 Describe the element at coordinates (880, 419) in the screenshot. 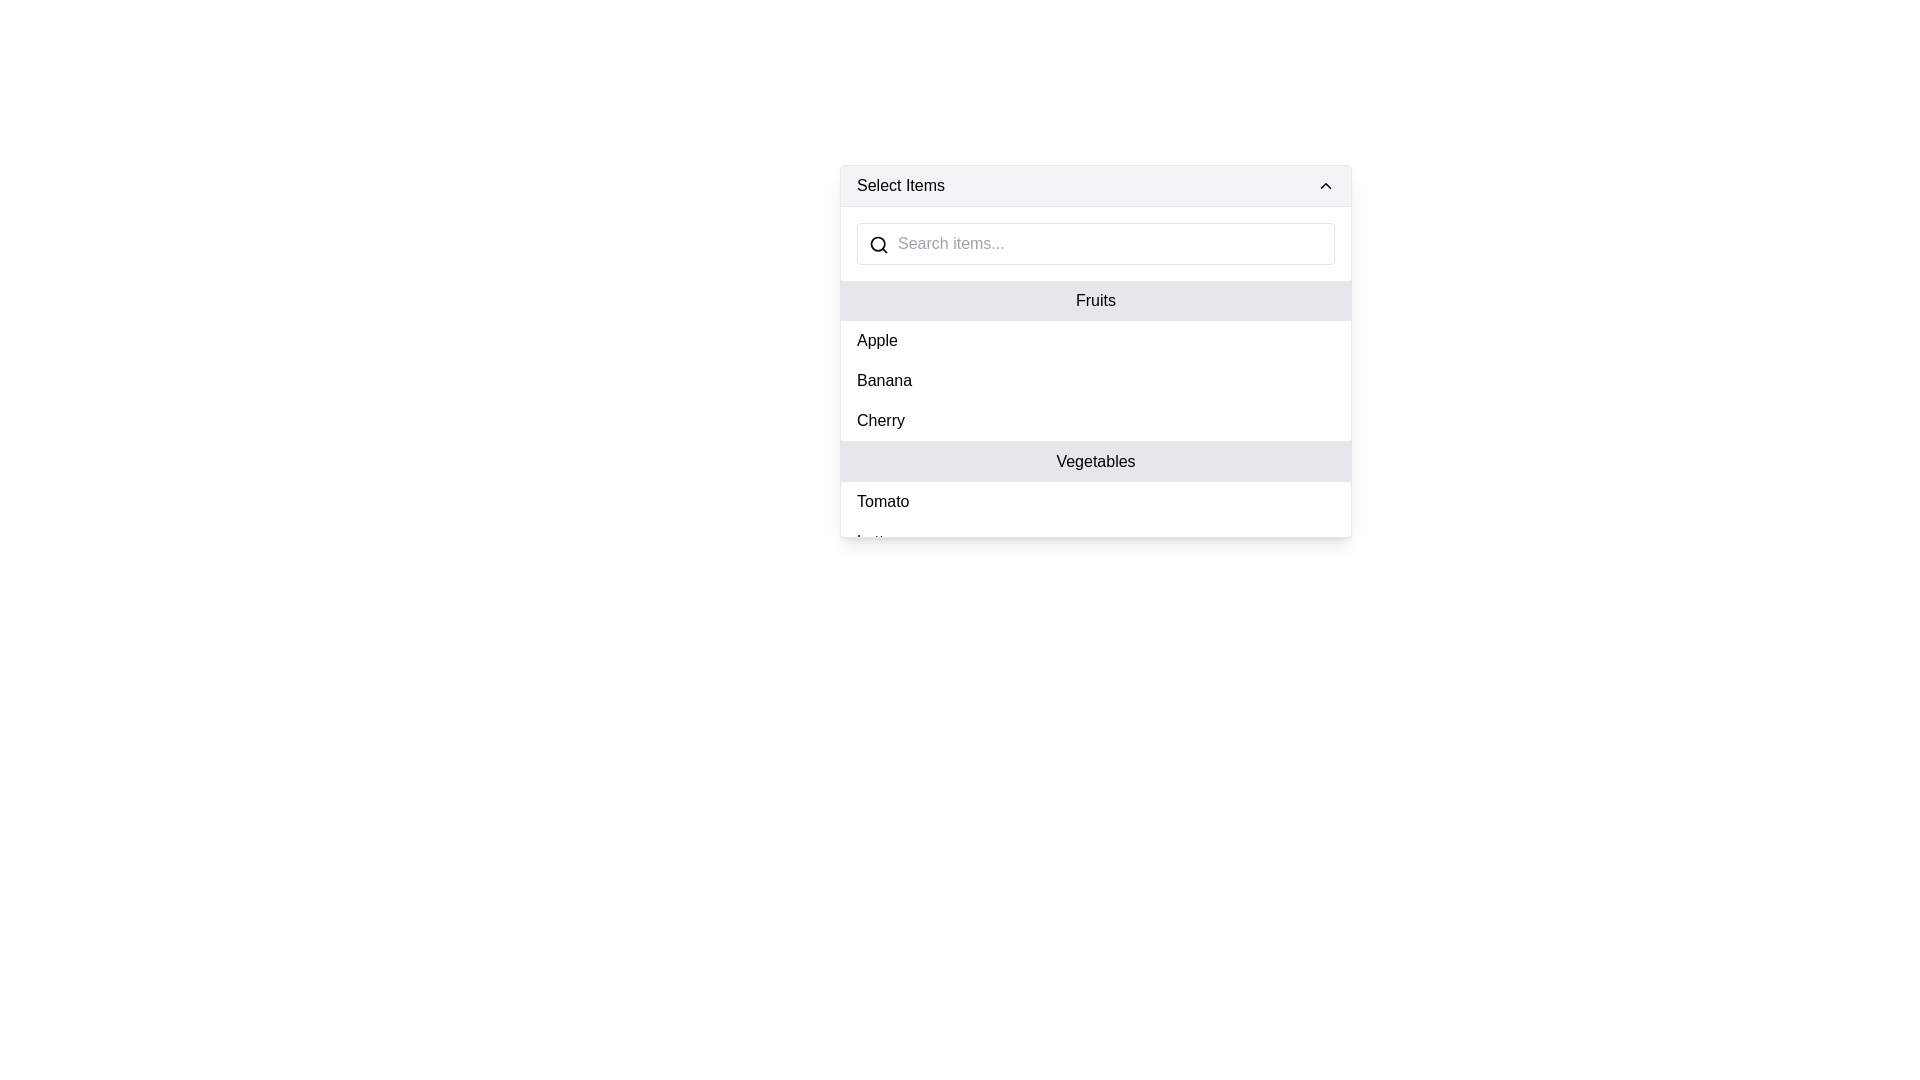

I see `the text 'Cherry' in the dropdown menu` at that location.